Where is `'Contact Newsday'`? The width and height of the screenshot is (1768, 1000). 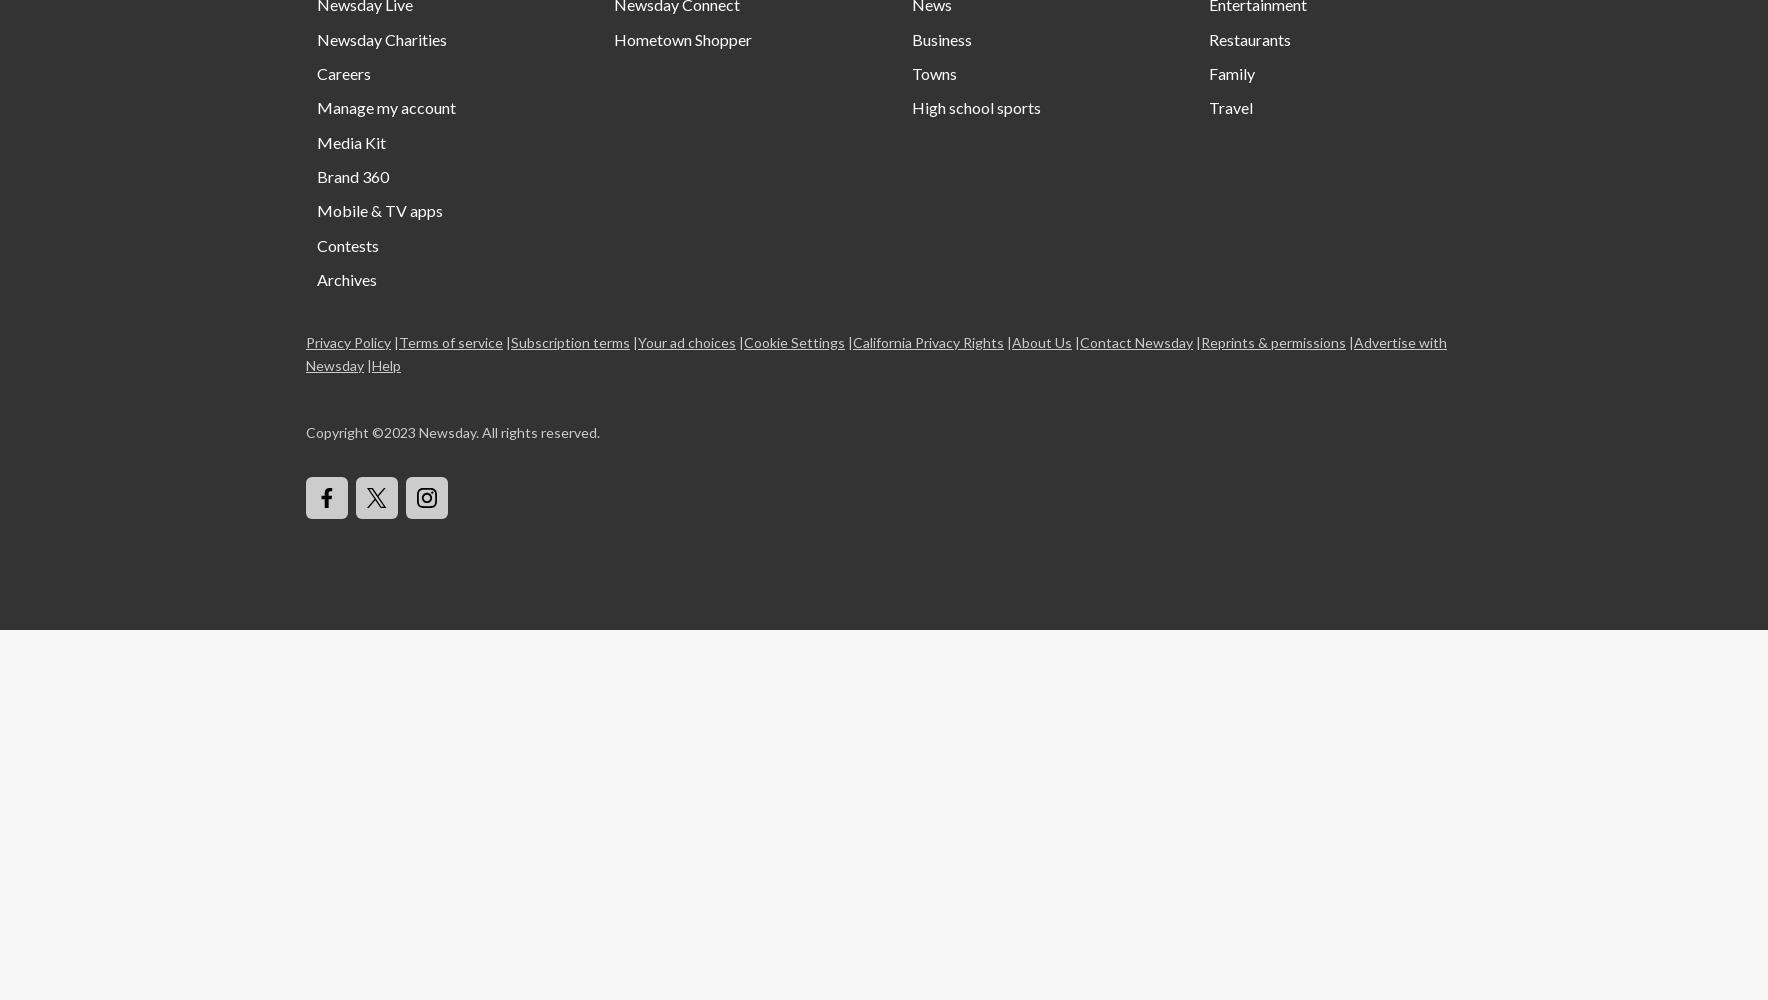
'Contact Newsday' is located at coordinates (1136, 340).